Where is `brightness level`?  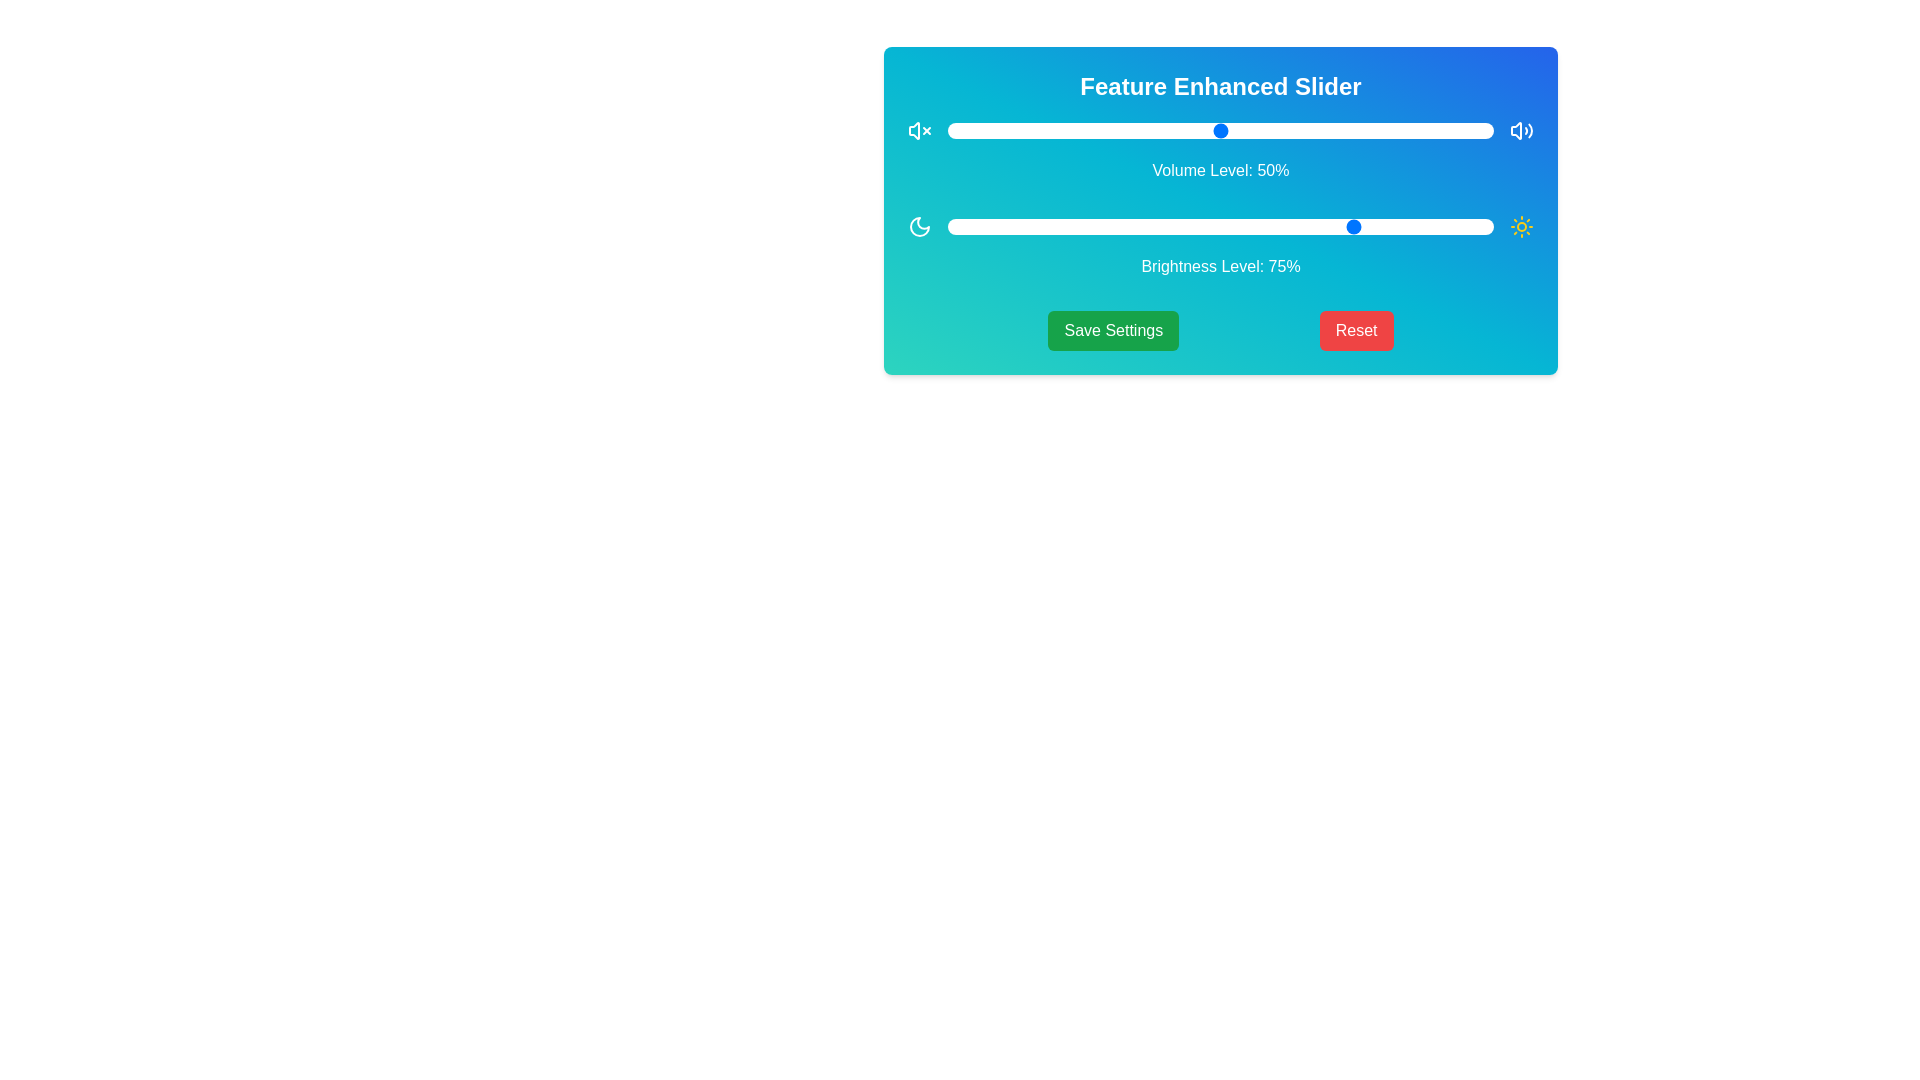
brightness level is located at coordinates (1416, 226).